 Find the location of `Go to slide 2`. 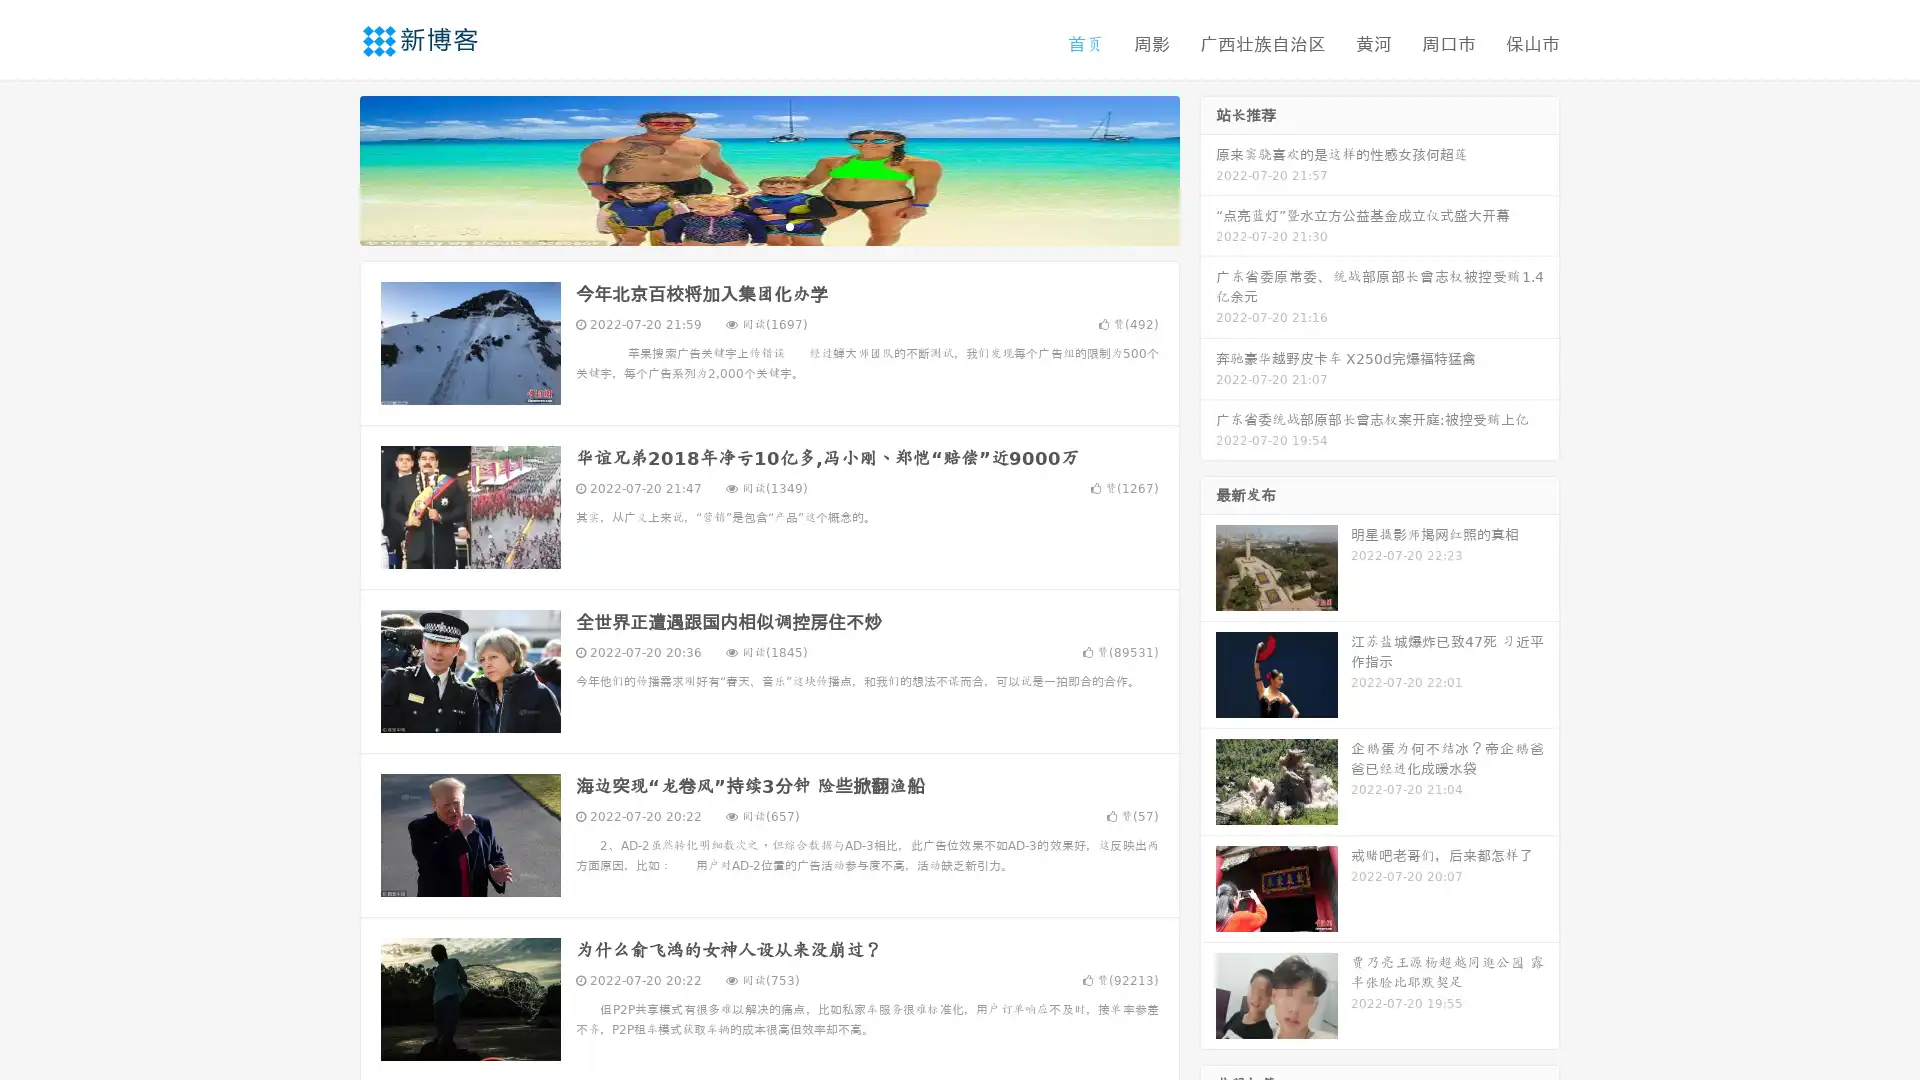

Go to slide 2 is located at coordinates (768, 225).